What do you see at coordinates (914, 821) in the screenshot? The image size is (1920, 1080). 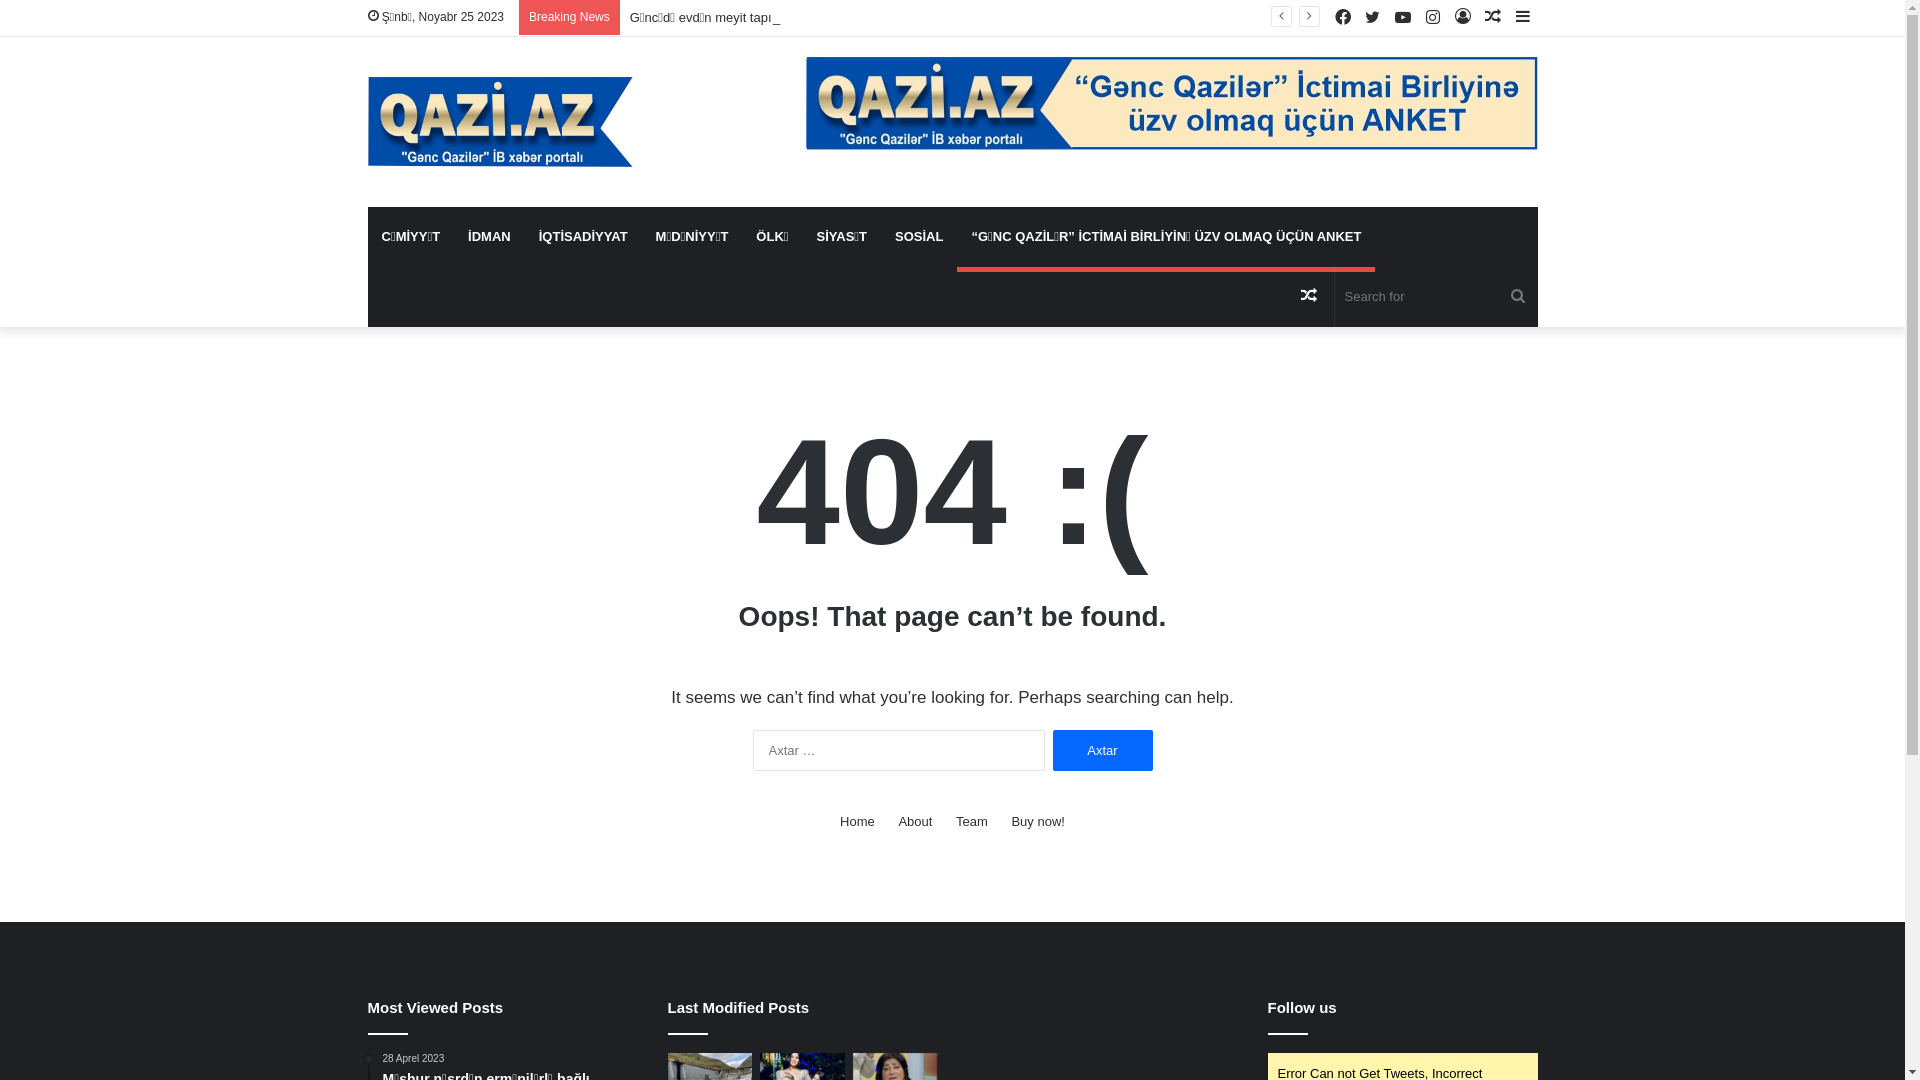 I see `'About'` at bounding box center [914, 821].